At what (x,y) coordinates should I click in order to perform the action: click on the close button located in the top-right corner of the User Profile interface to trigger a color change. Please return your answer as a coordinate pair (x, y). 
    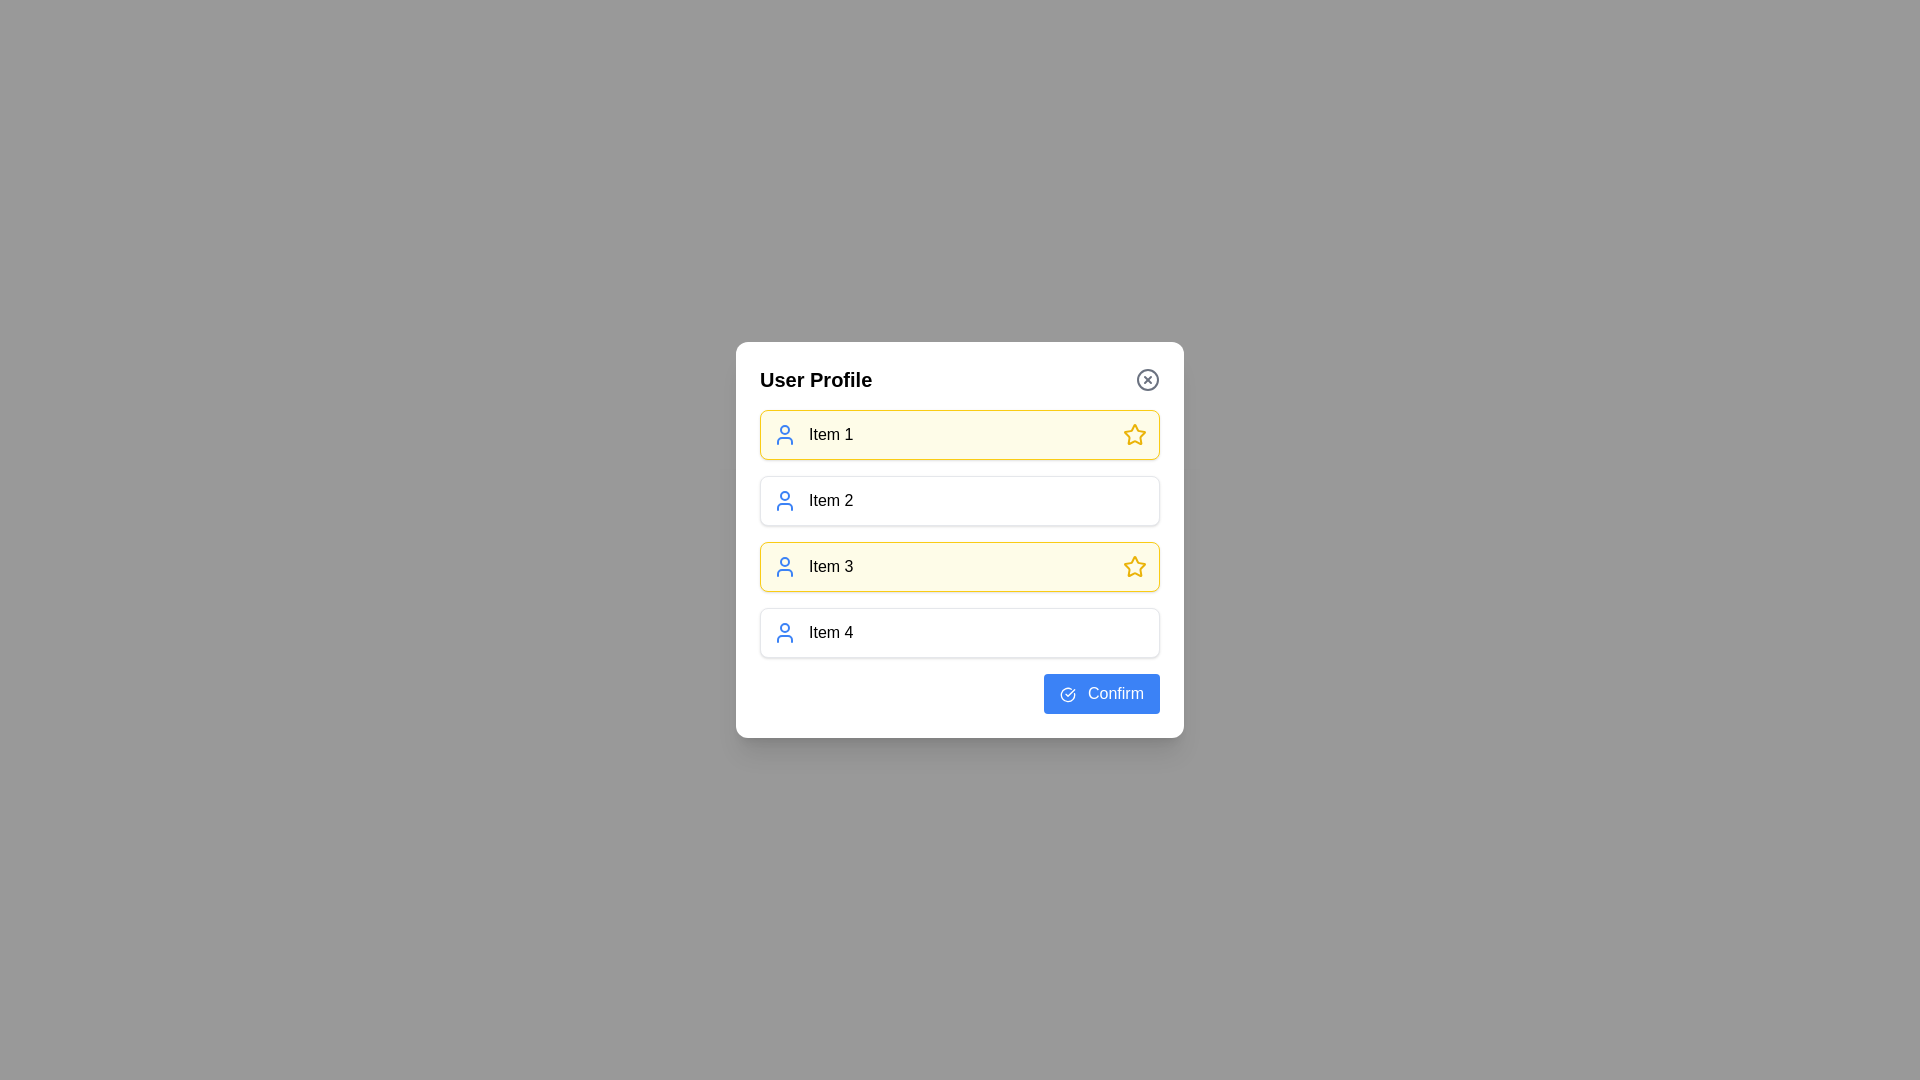
    Looking at the image, I should click on (1147, 380).